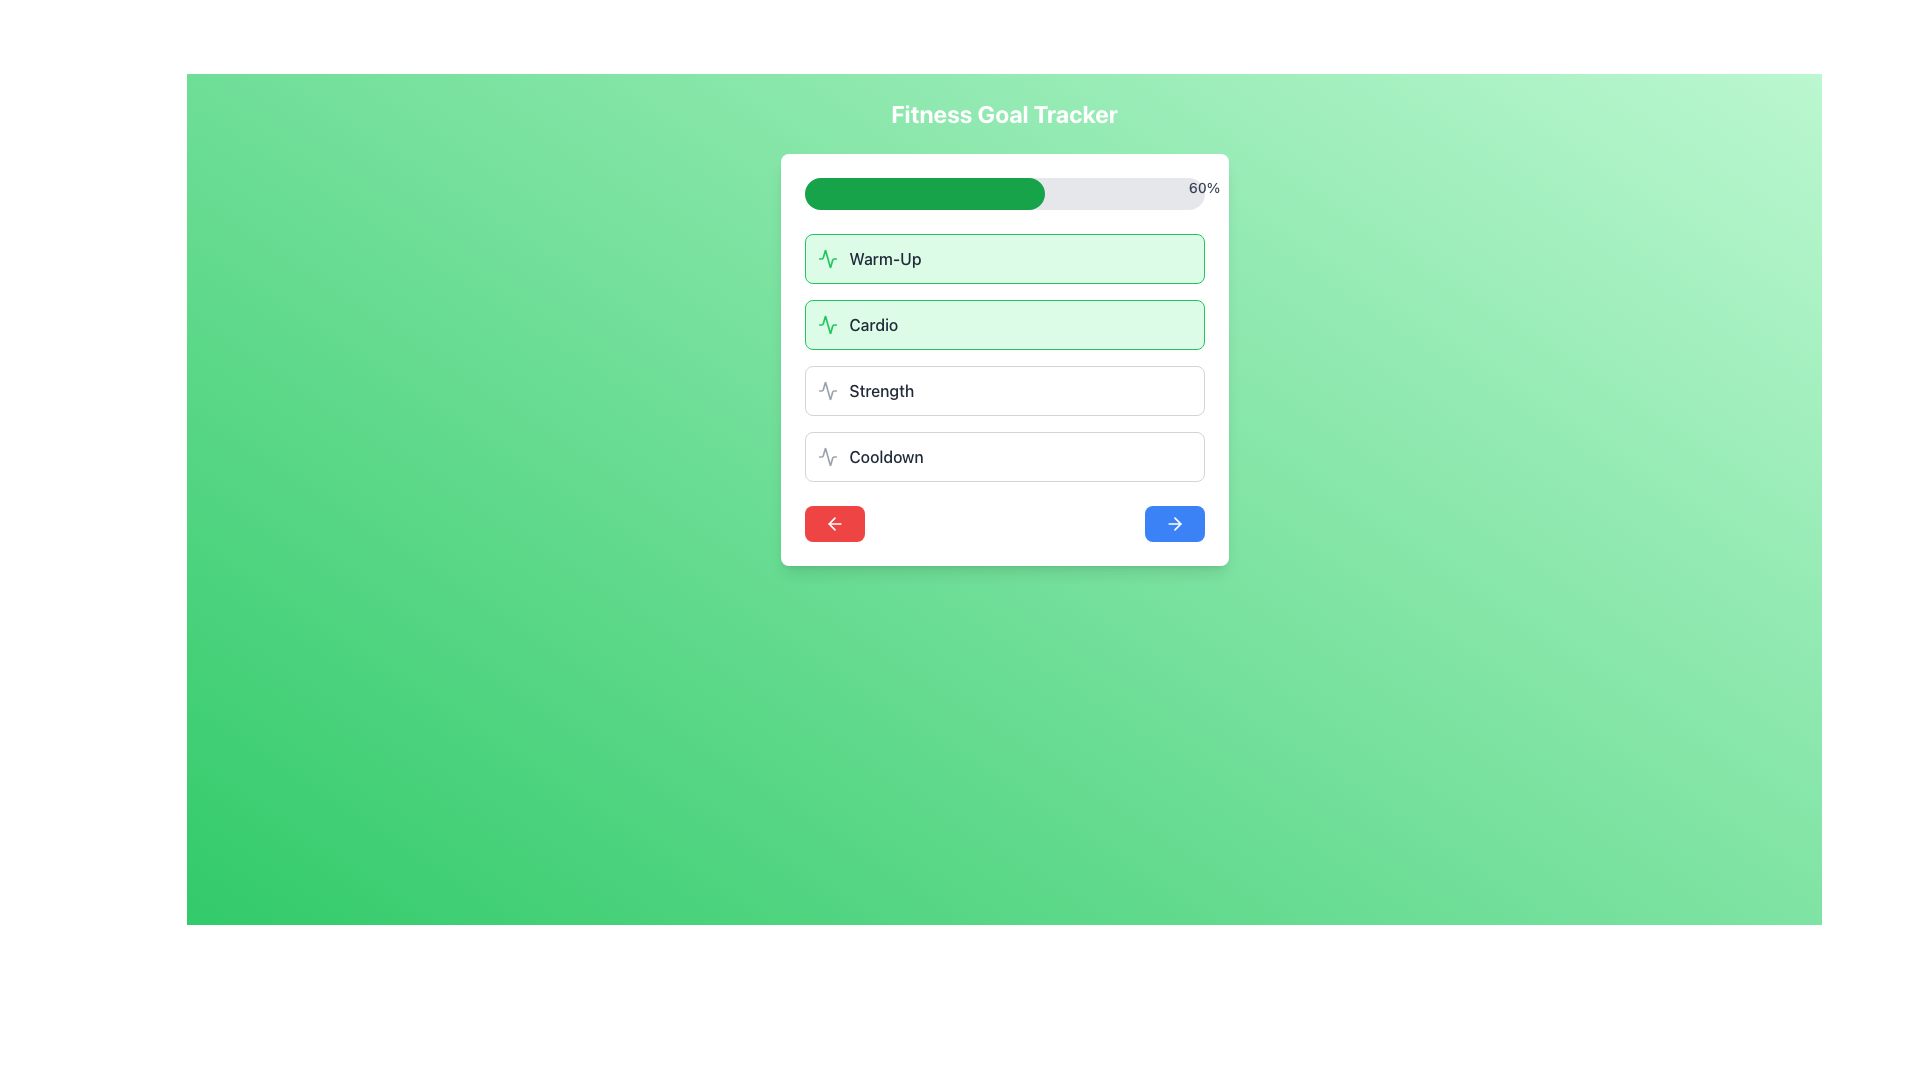 This screenshot has height=1080, width=1920. I want to click on the 'Strength' list item, which is the third item in a vertical stack, located below 'Warm-Up' and 'Cardio', and above 'Cooldown', so click(1004, 390).